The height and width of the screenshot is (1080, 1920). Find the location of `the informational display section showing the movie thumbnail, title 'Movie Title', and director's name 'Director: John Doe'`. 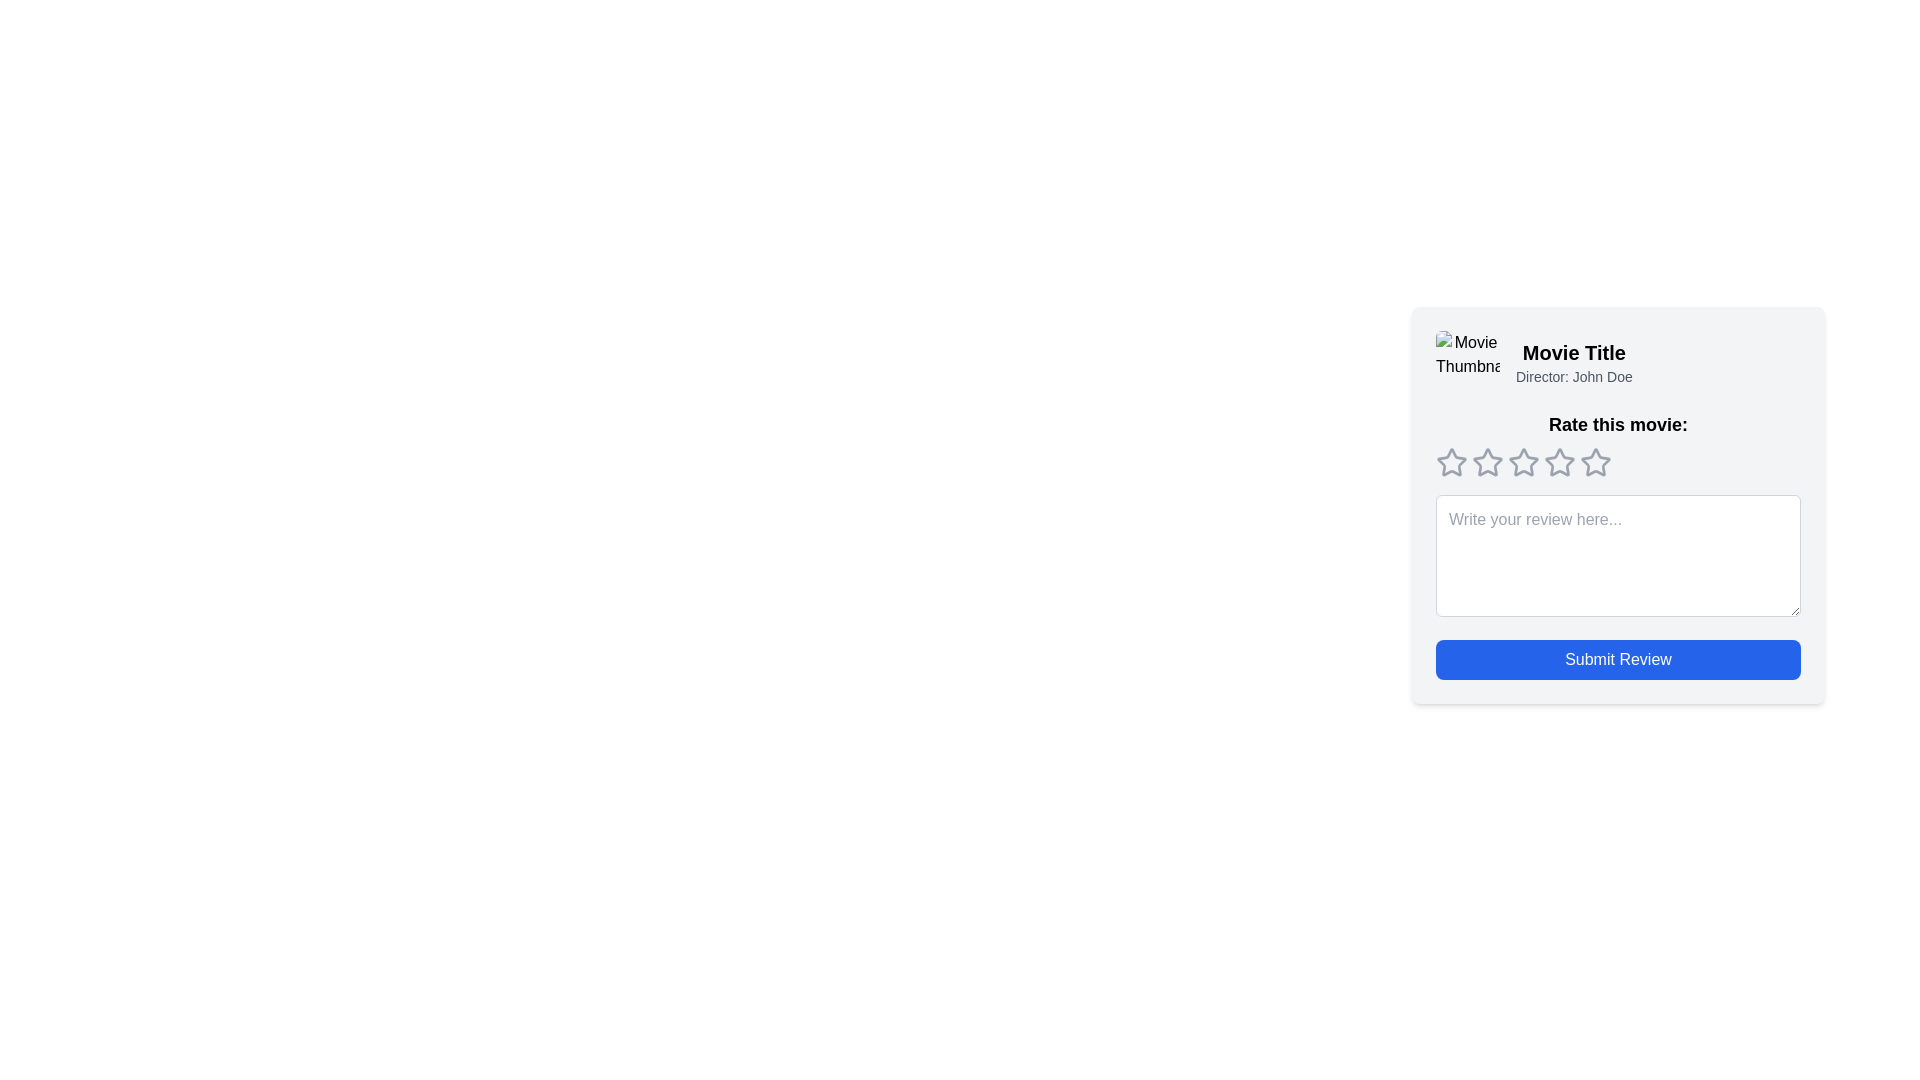

the informational display section showing the movie thumbnail, title 'Movie Title', and director's name 'Director: John Doe' is located at coordinates (1618, 362).